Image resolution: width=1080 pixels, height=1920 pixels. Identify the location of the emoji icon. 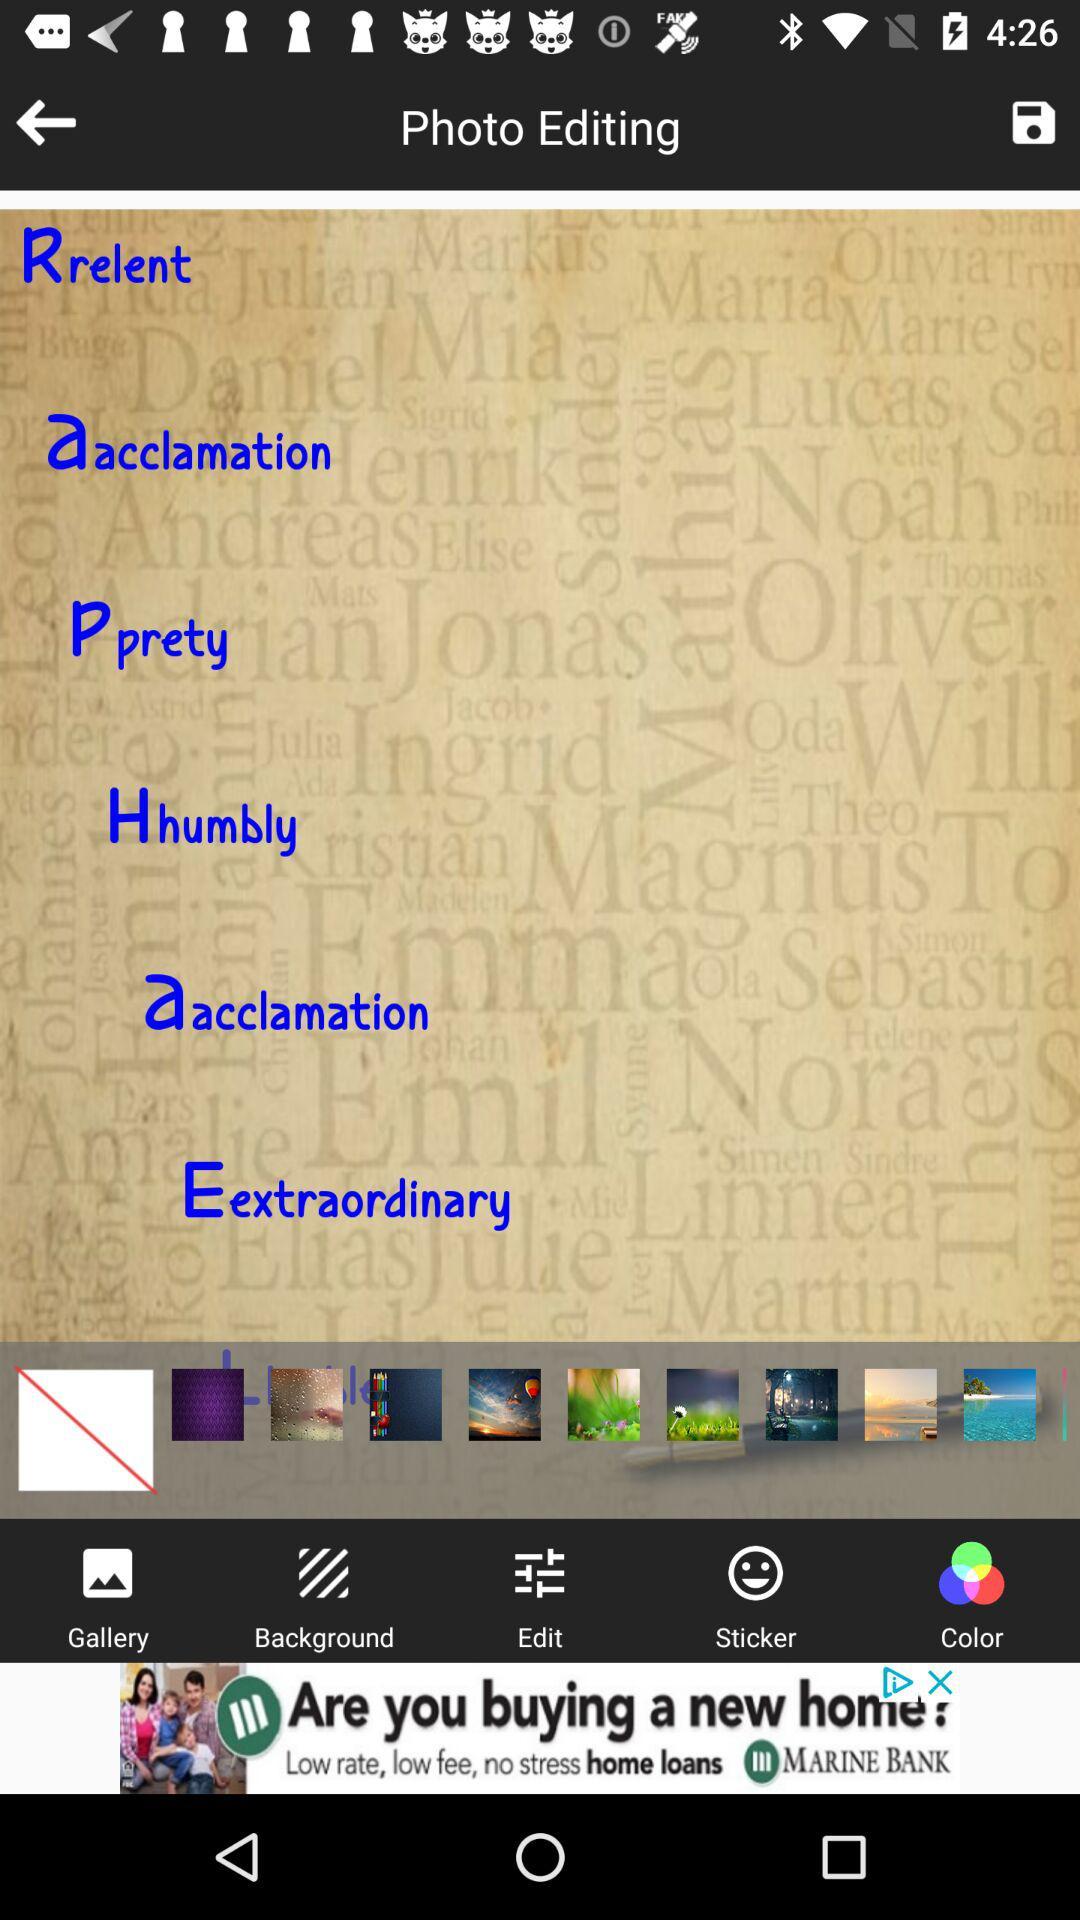
(755, 1572).